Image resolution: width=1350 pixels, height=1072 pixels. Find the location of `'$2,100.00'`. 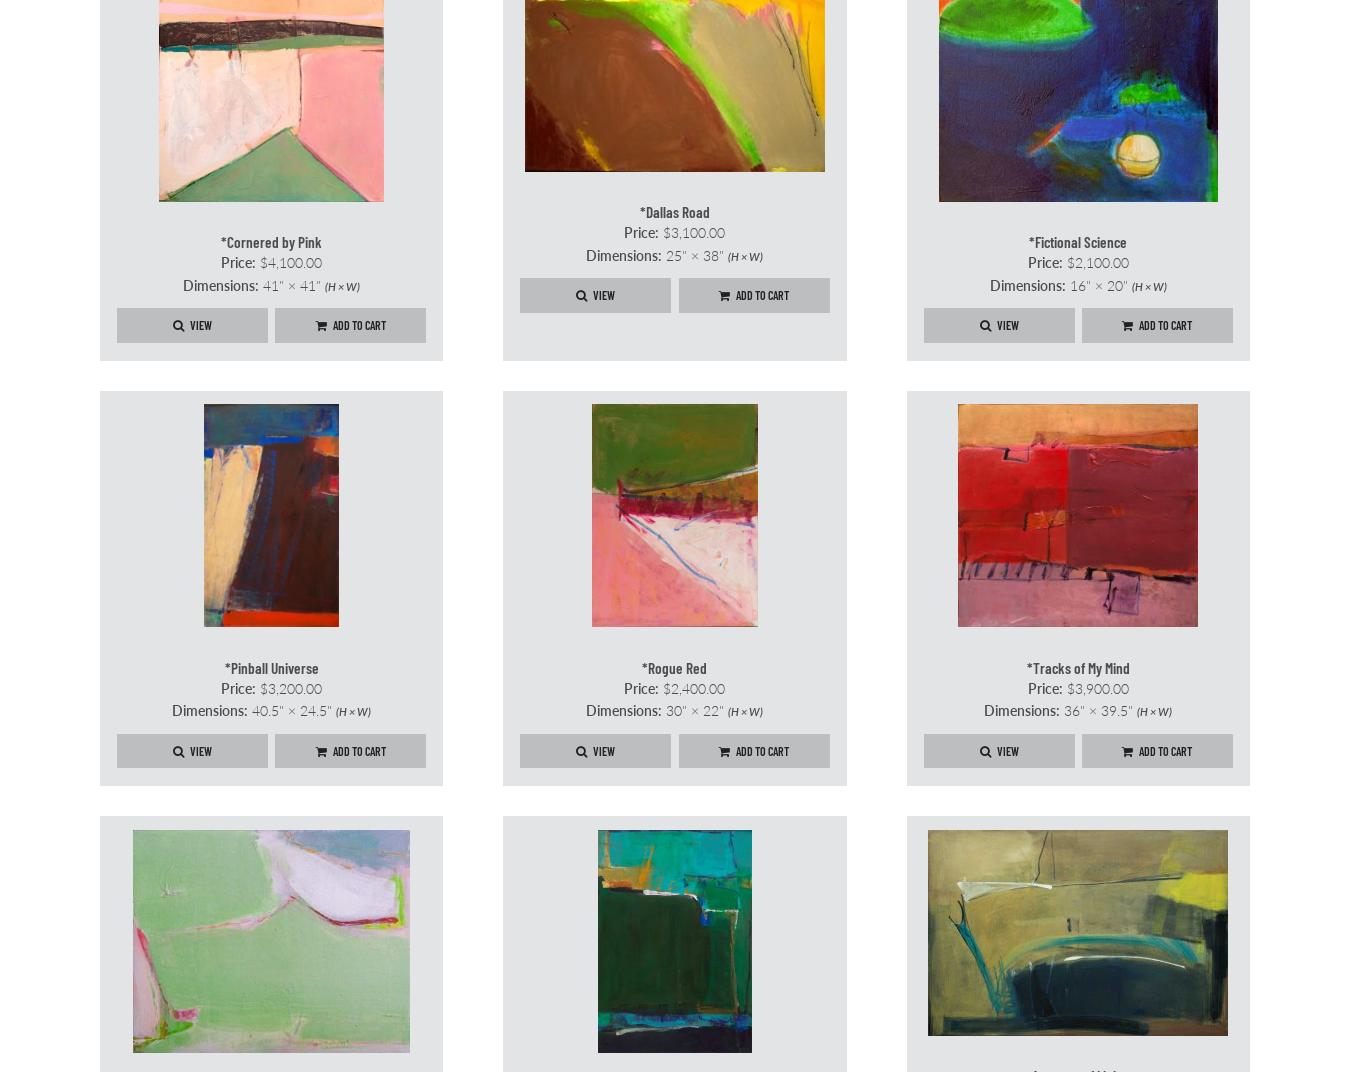

'$2,100.00' is located at coordinates (1094, 261).